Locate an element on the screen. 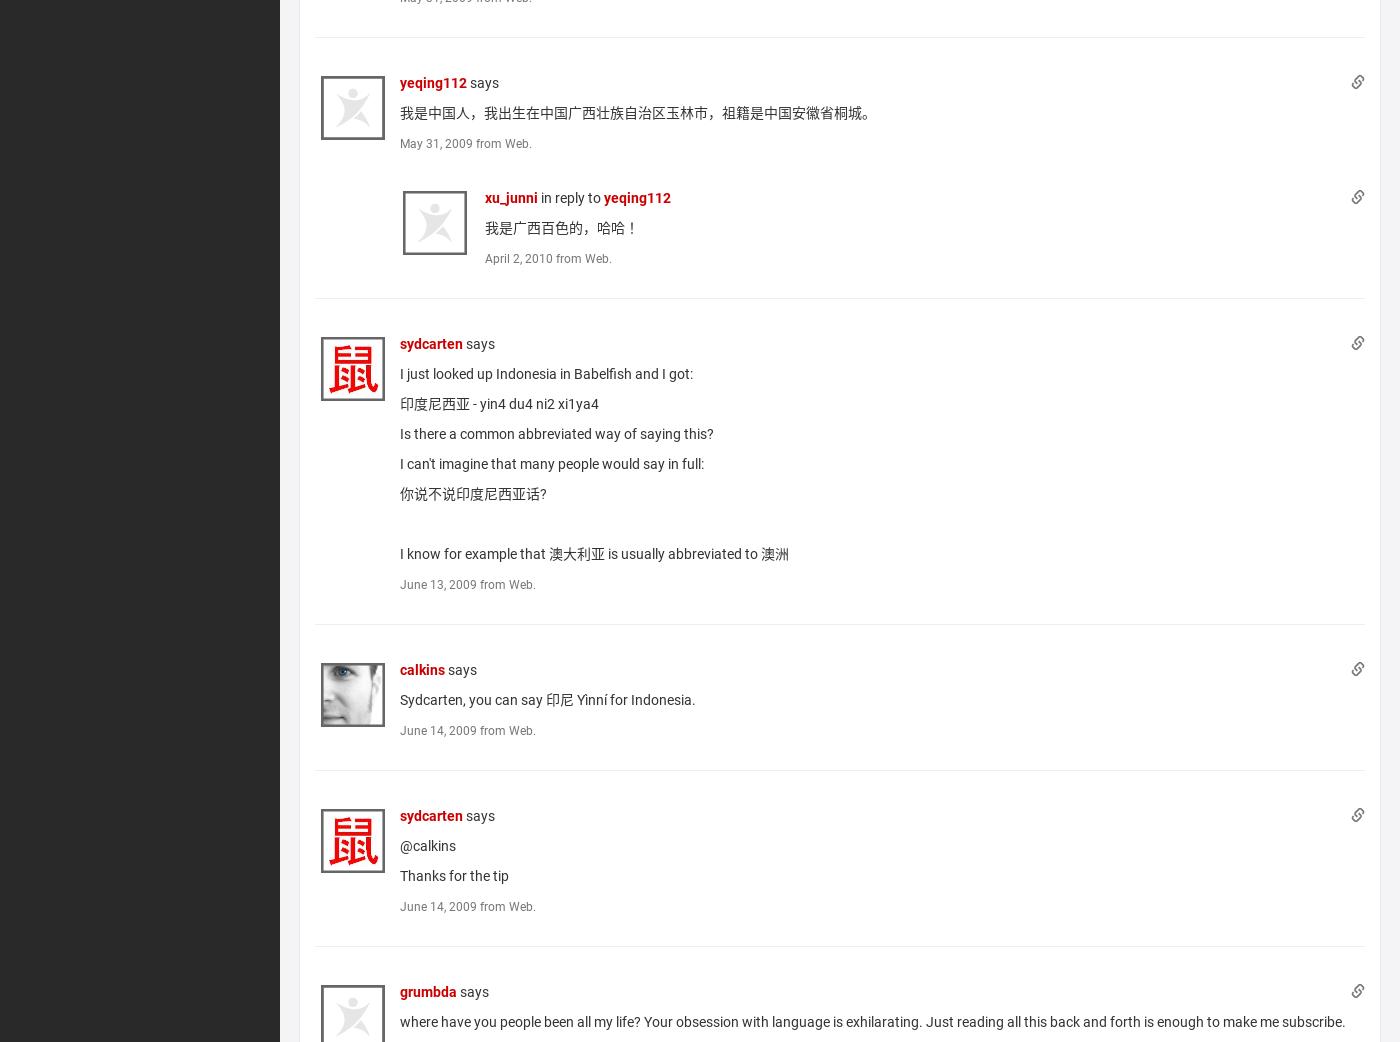 This screenshot has height=1042, width=1400. 'Thanks for the tip' is located at coordinates (454, 873).